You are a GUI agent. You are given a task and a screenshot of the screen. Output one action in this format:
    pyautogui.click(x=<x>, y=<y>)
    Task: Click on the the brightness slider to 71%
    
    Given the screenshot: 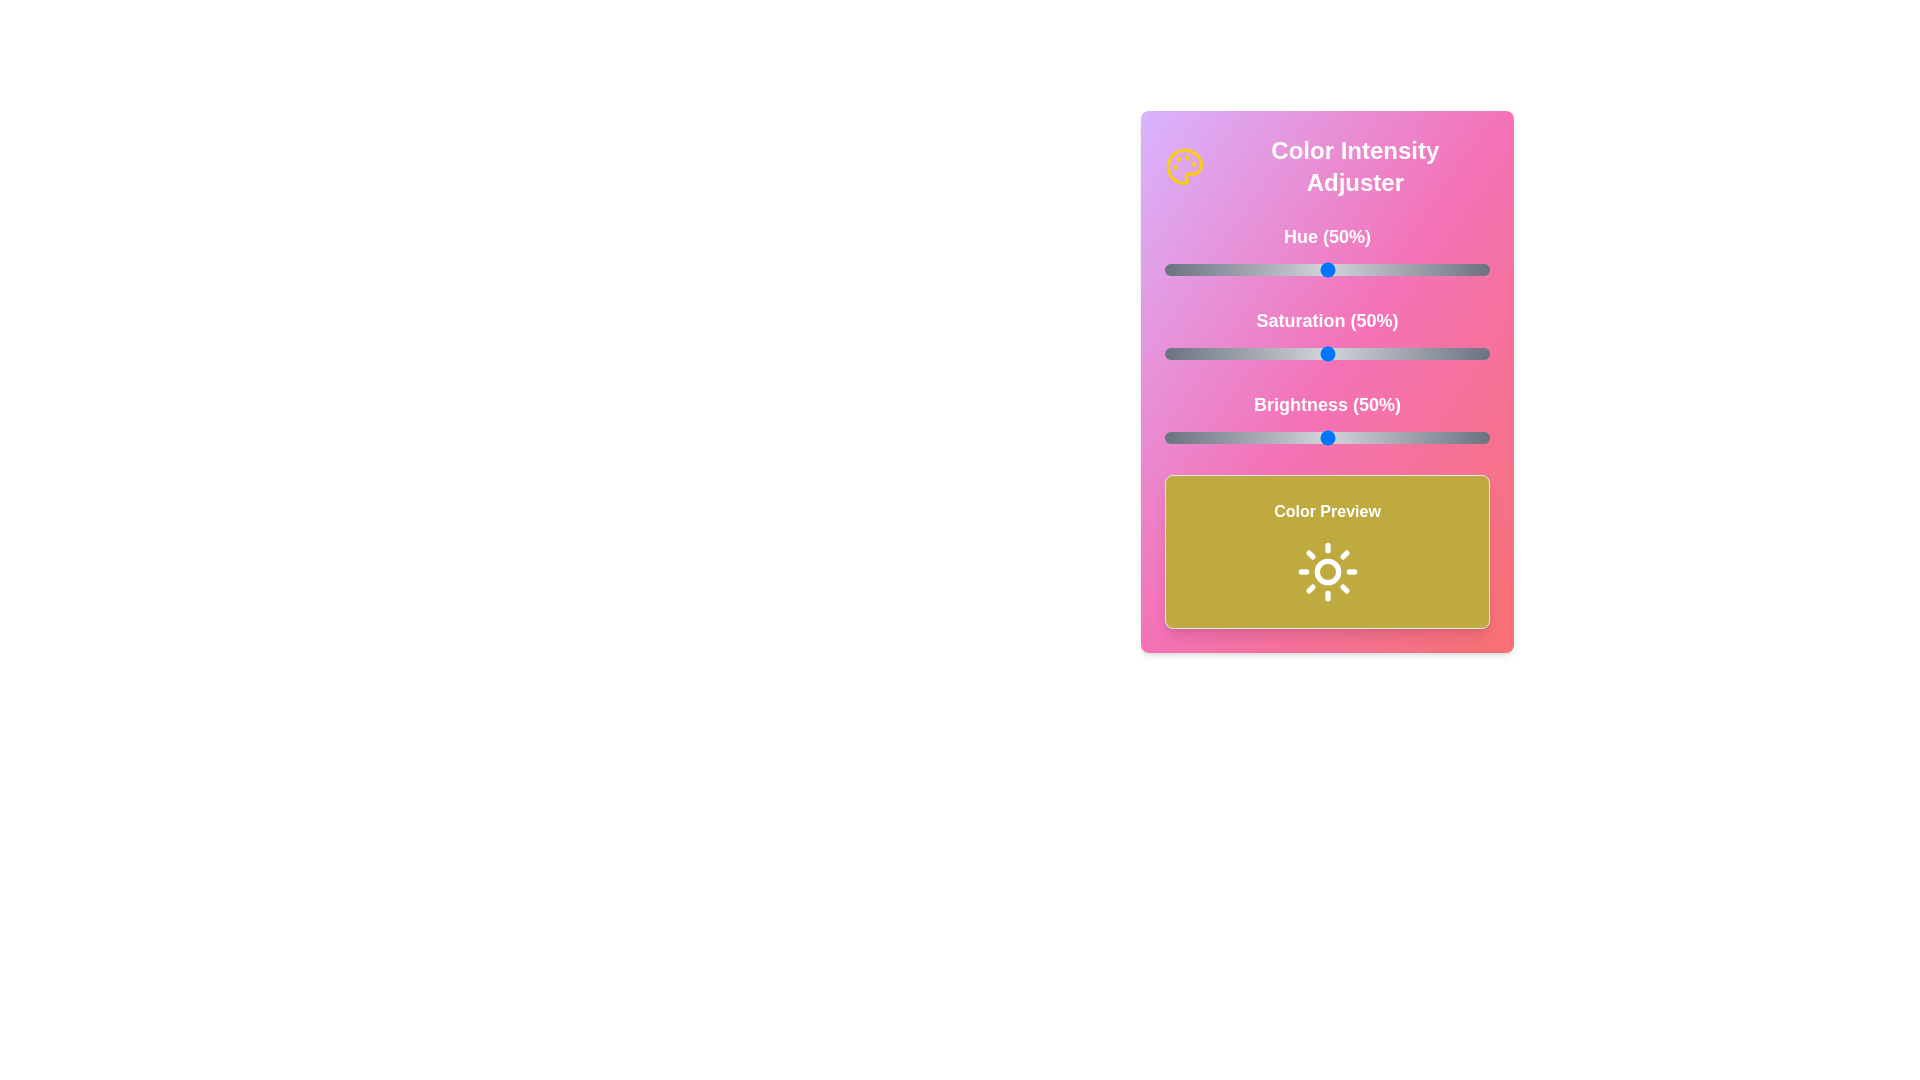 What is the action you would take?
    pyautogui.click(x=1394, y=437)
    